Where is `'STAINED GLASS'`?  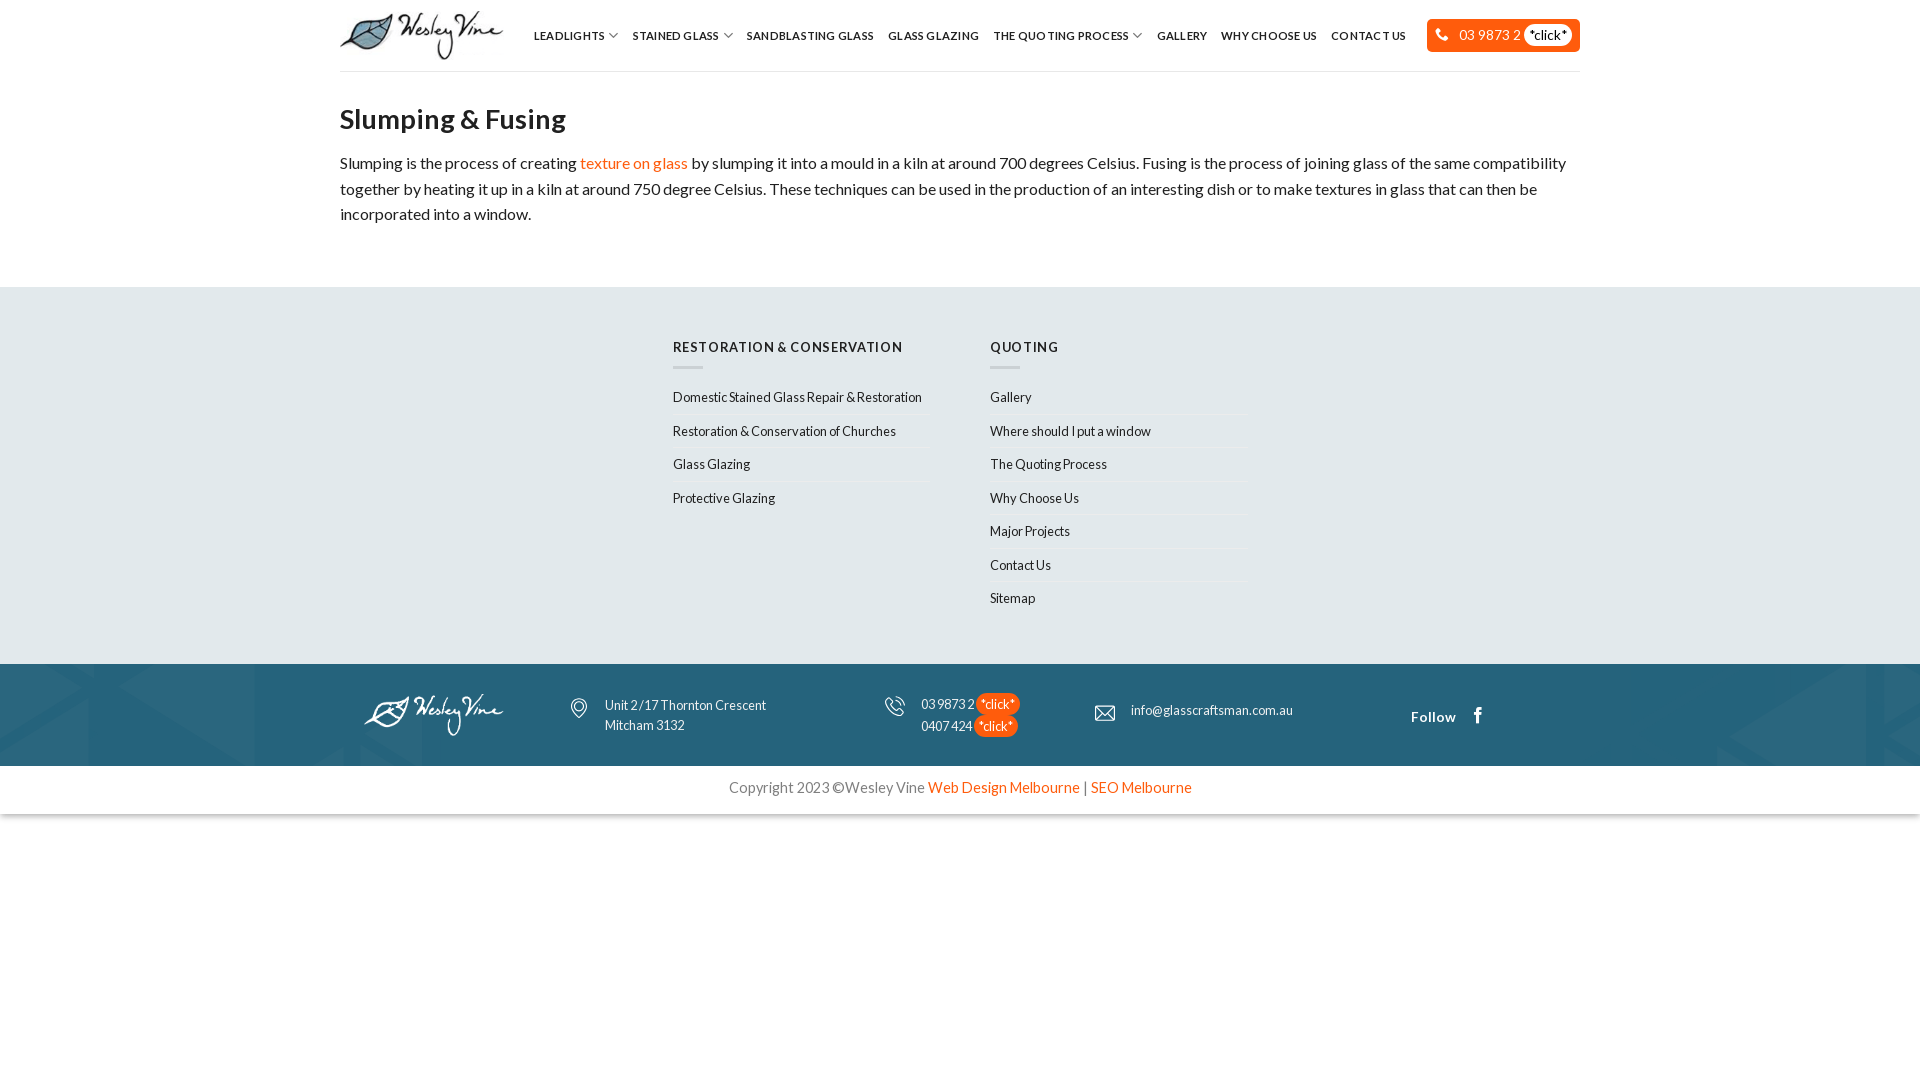
'STAINED GLASS' is located at coordinates (682, 35).